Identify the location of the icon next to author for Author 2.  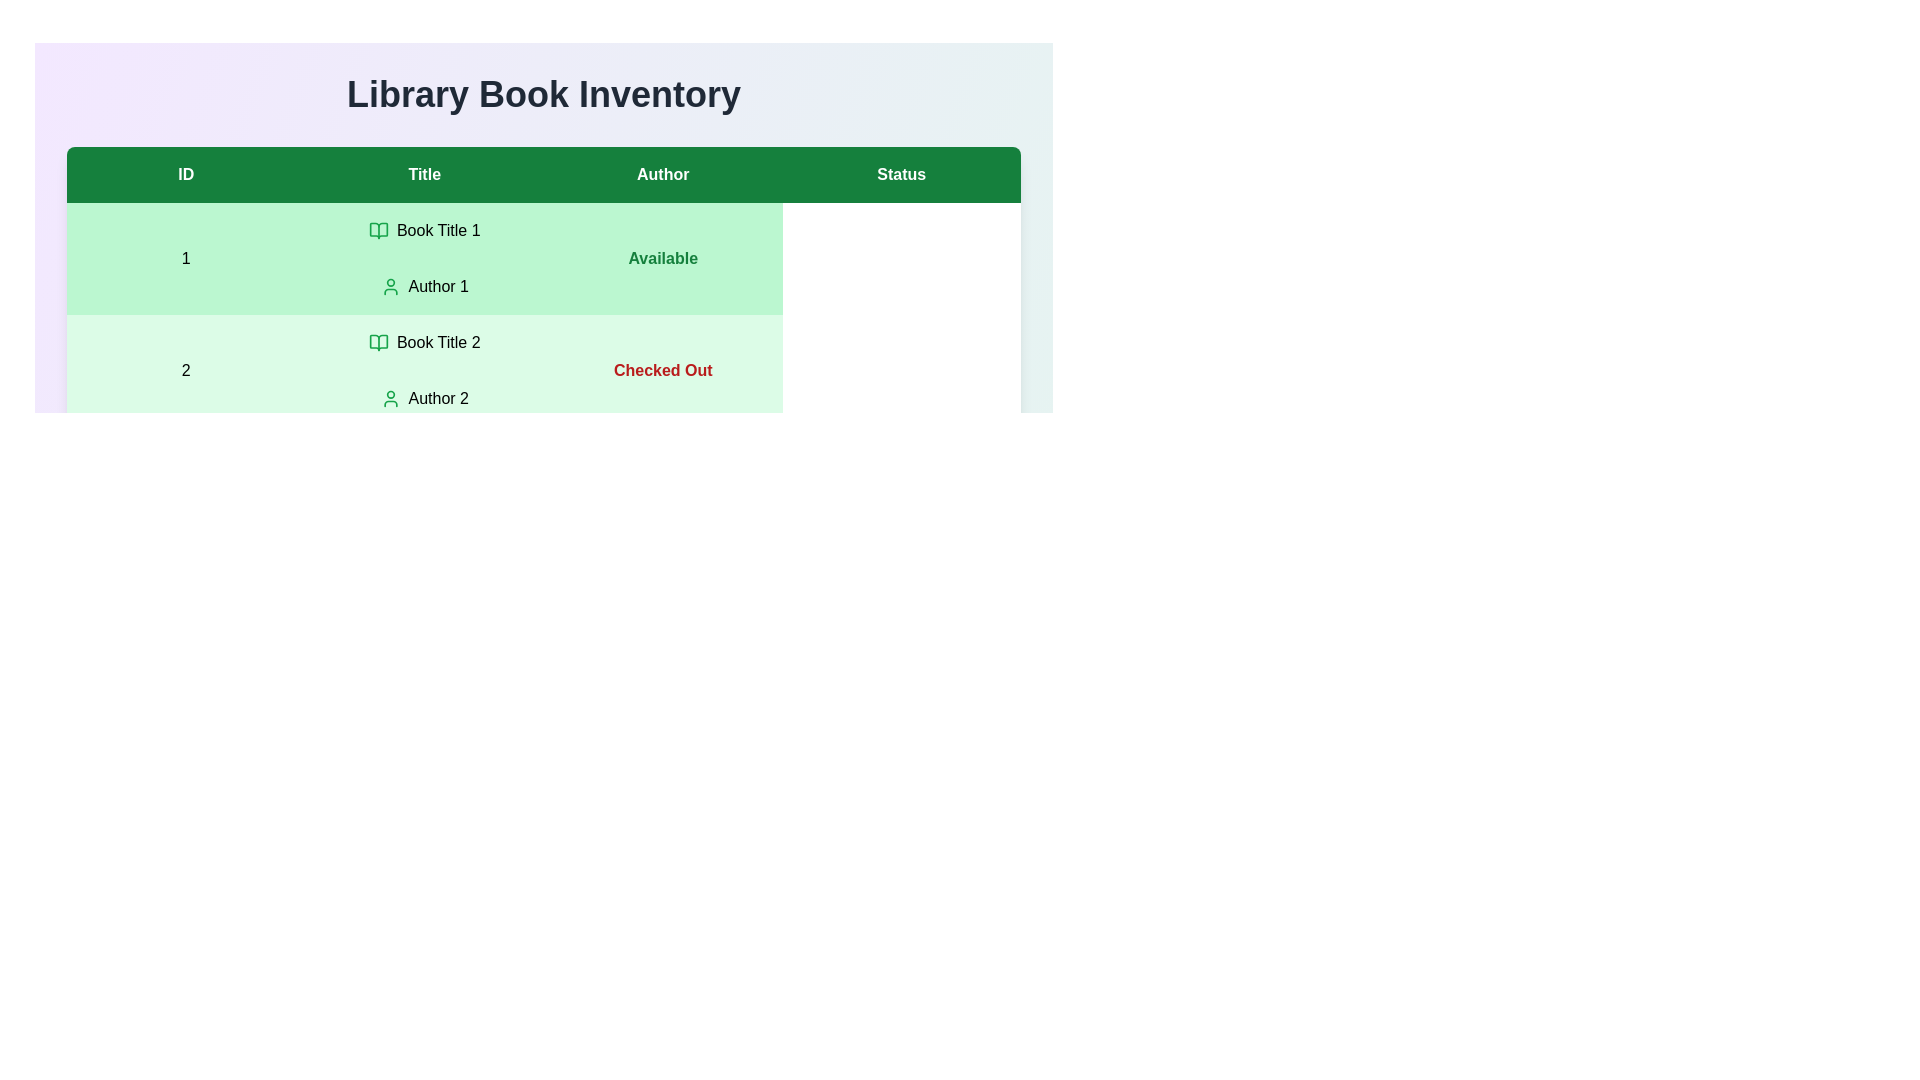
(390, 398).